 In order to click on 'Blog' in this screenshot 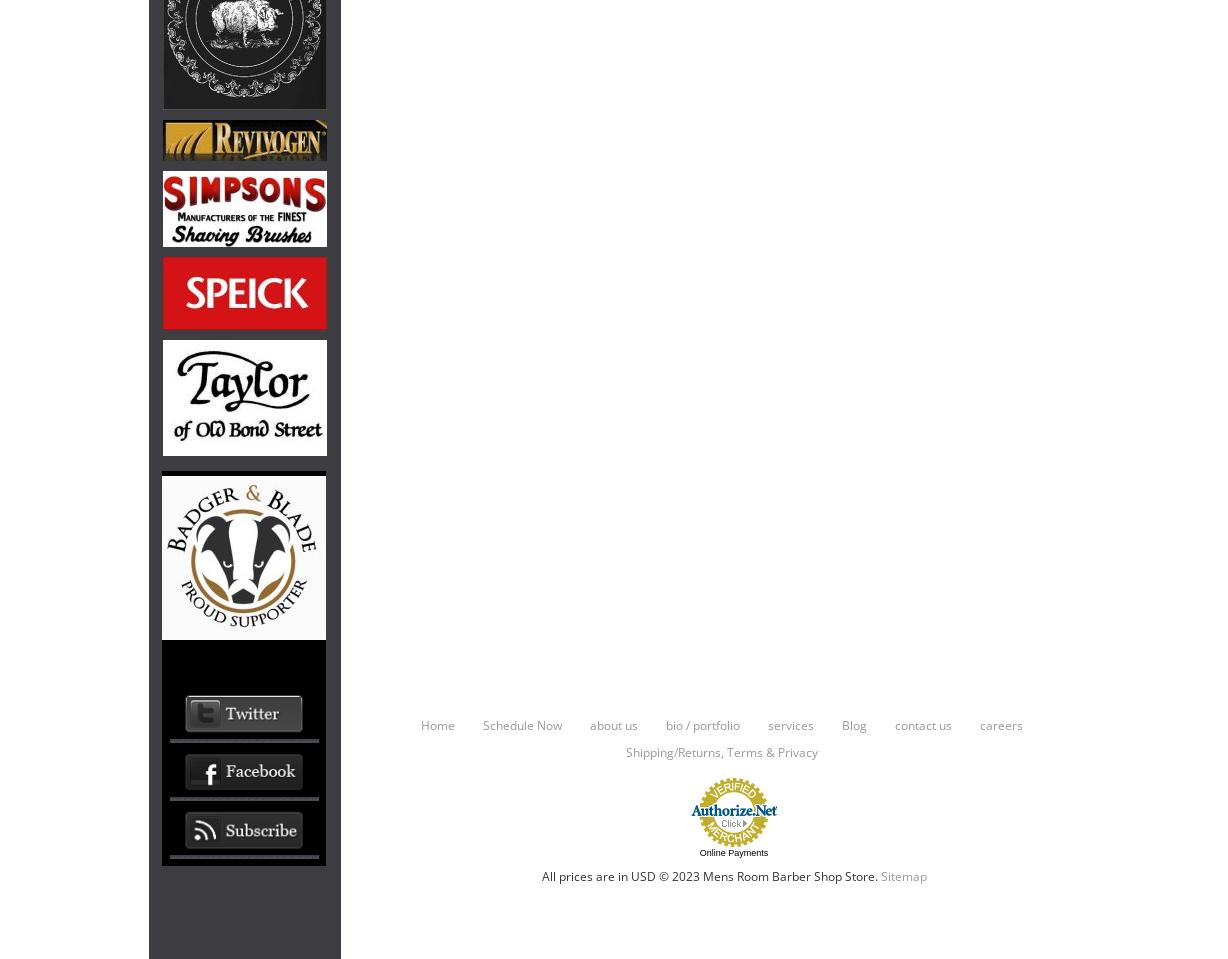, I will do `click(852, 723)`.